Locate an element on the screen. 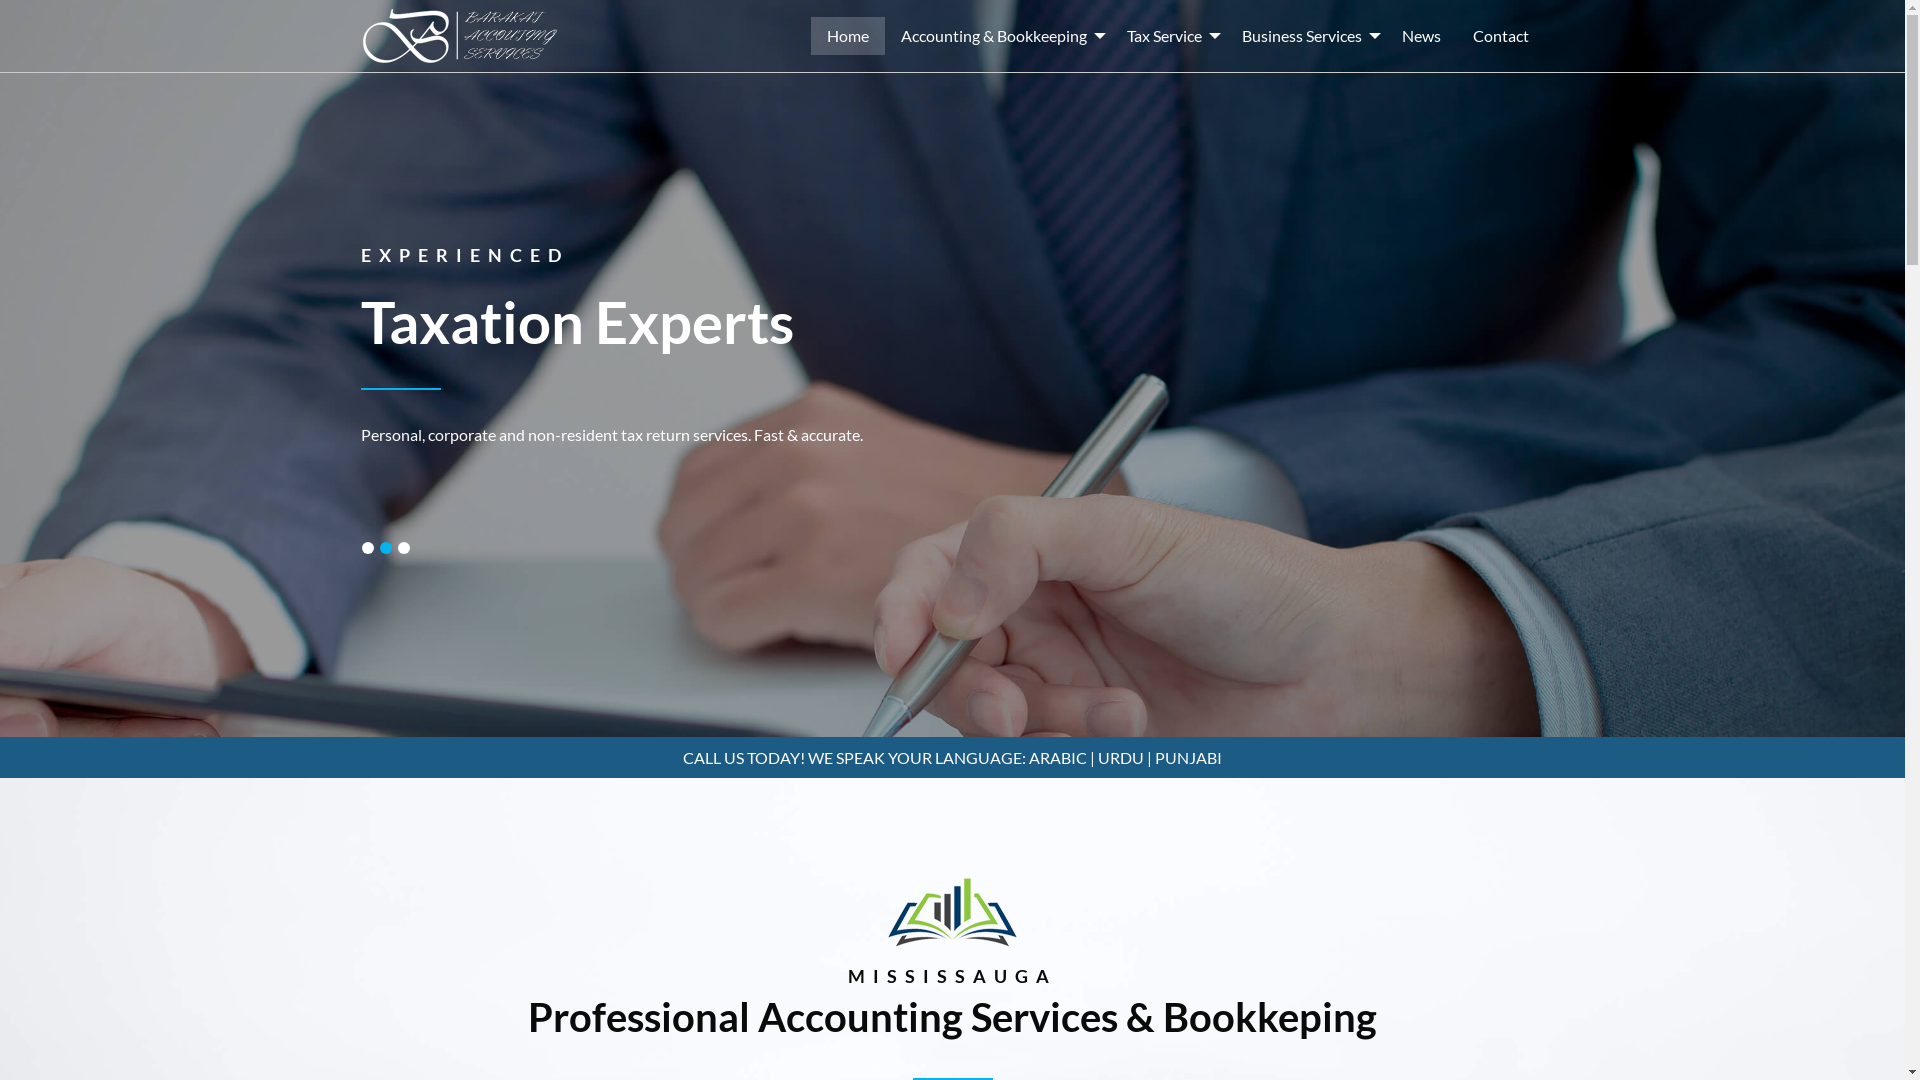 This screenshot has height=1080, width=1920. 'Second slide details. is located at coordinates (385, 547).